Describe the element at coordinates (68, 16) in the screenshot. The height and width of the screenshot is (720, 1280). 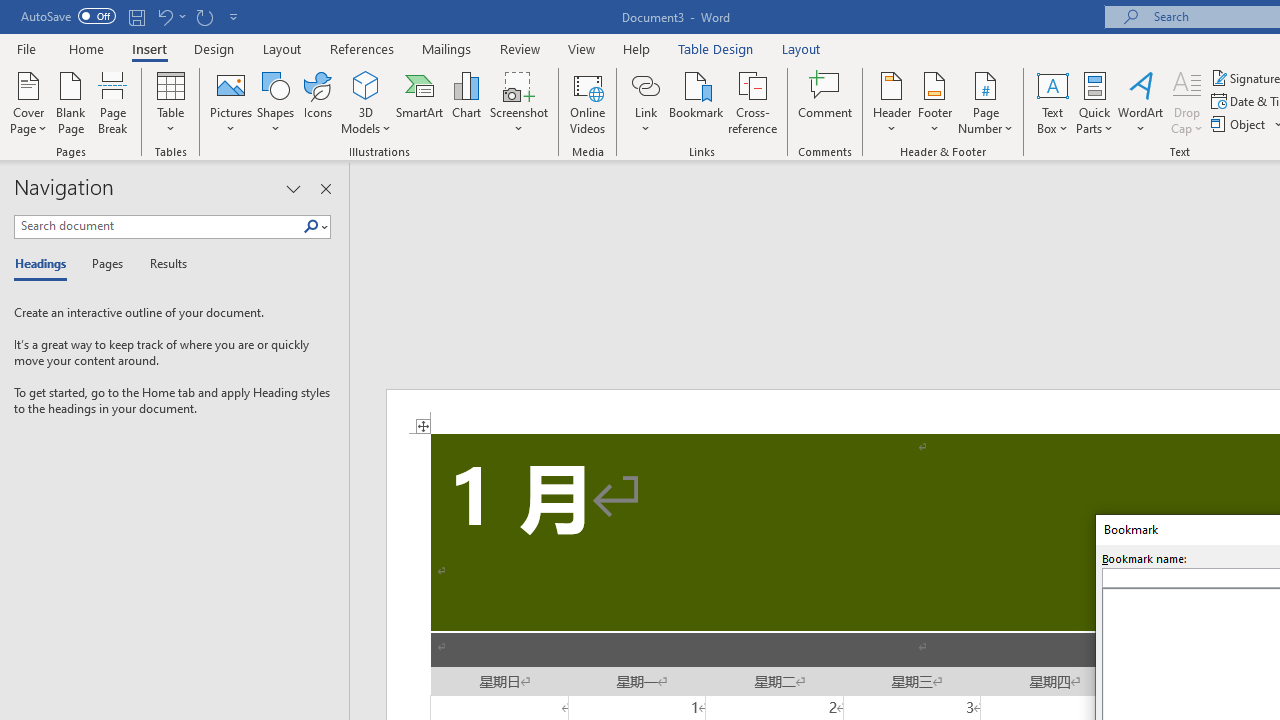
I see `'AutoSave'` at that location.